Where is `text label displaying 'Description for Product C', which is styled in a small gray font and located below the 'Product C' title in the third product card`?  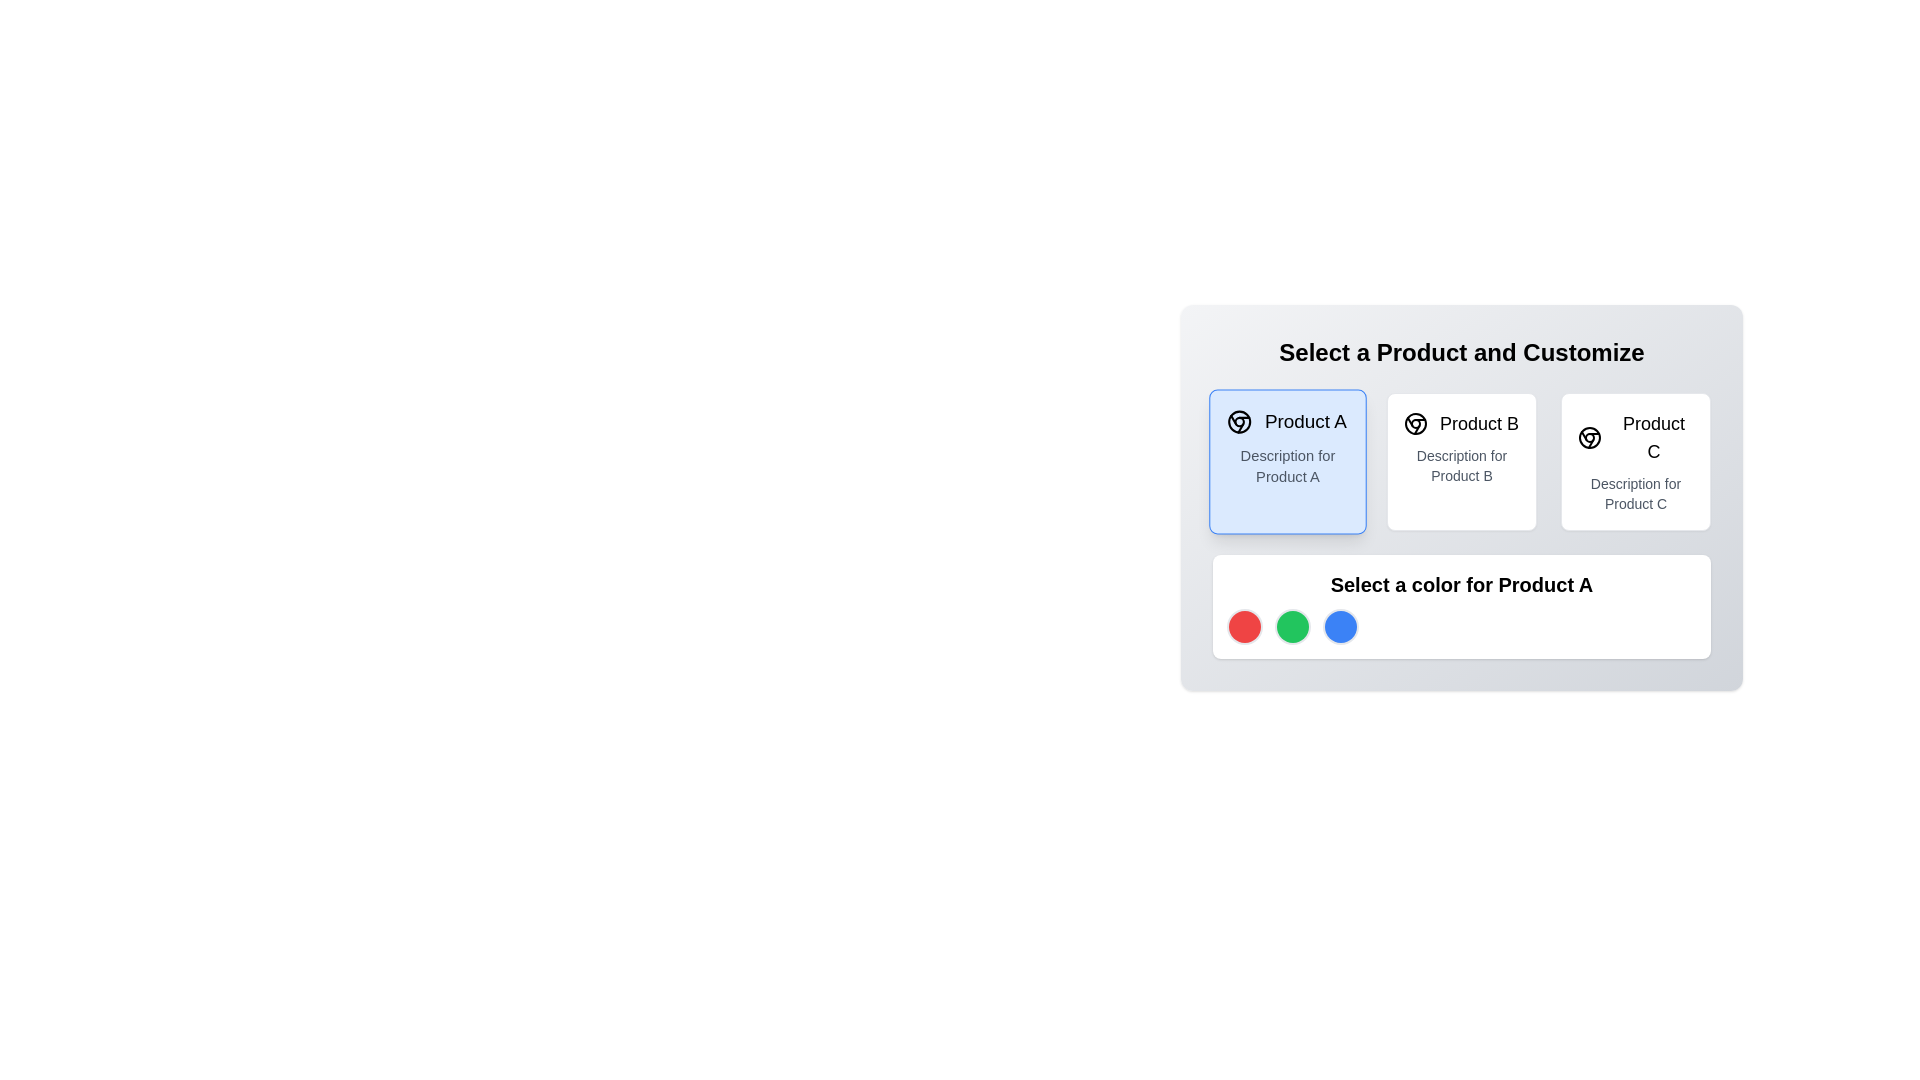
text label displaying 'Description for Product C', which is styled in a small gray font and located below the 'Product C' title in the third product card is located at coordinates (1636, 493).